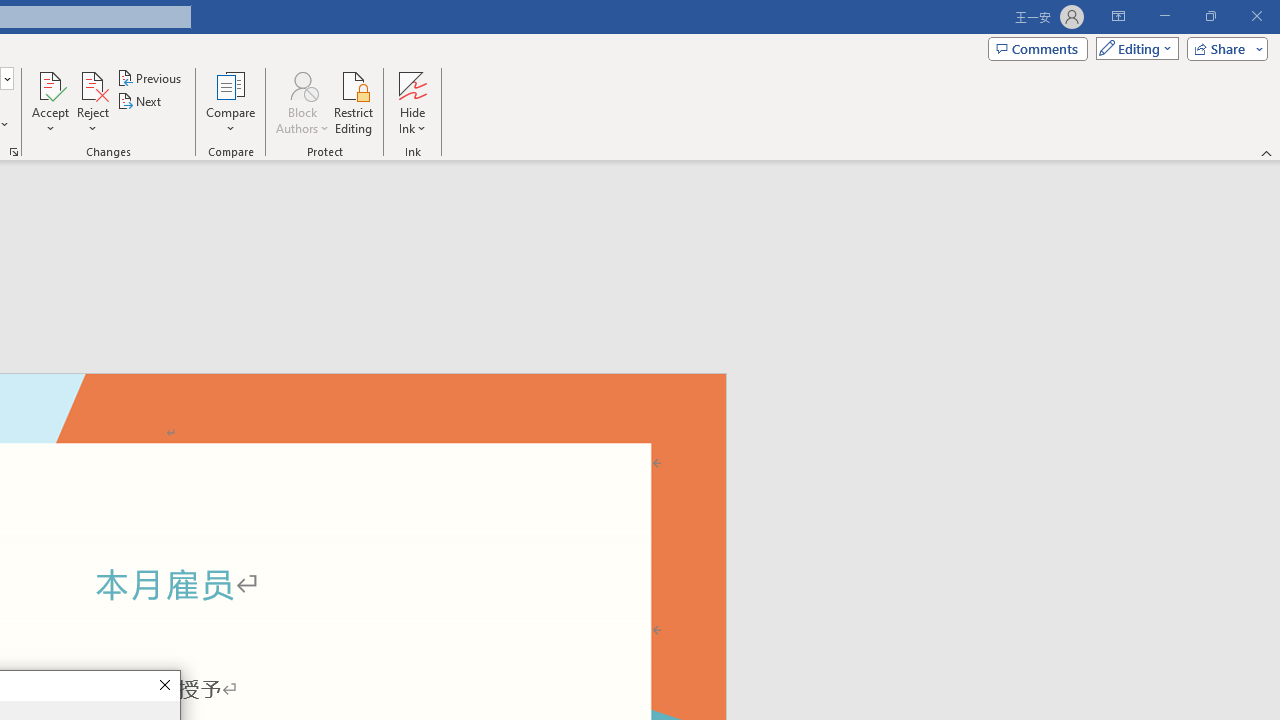  I want to click on 'Open', so click(6, 77).